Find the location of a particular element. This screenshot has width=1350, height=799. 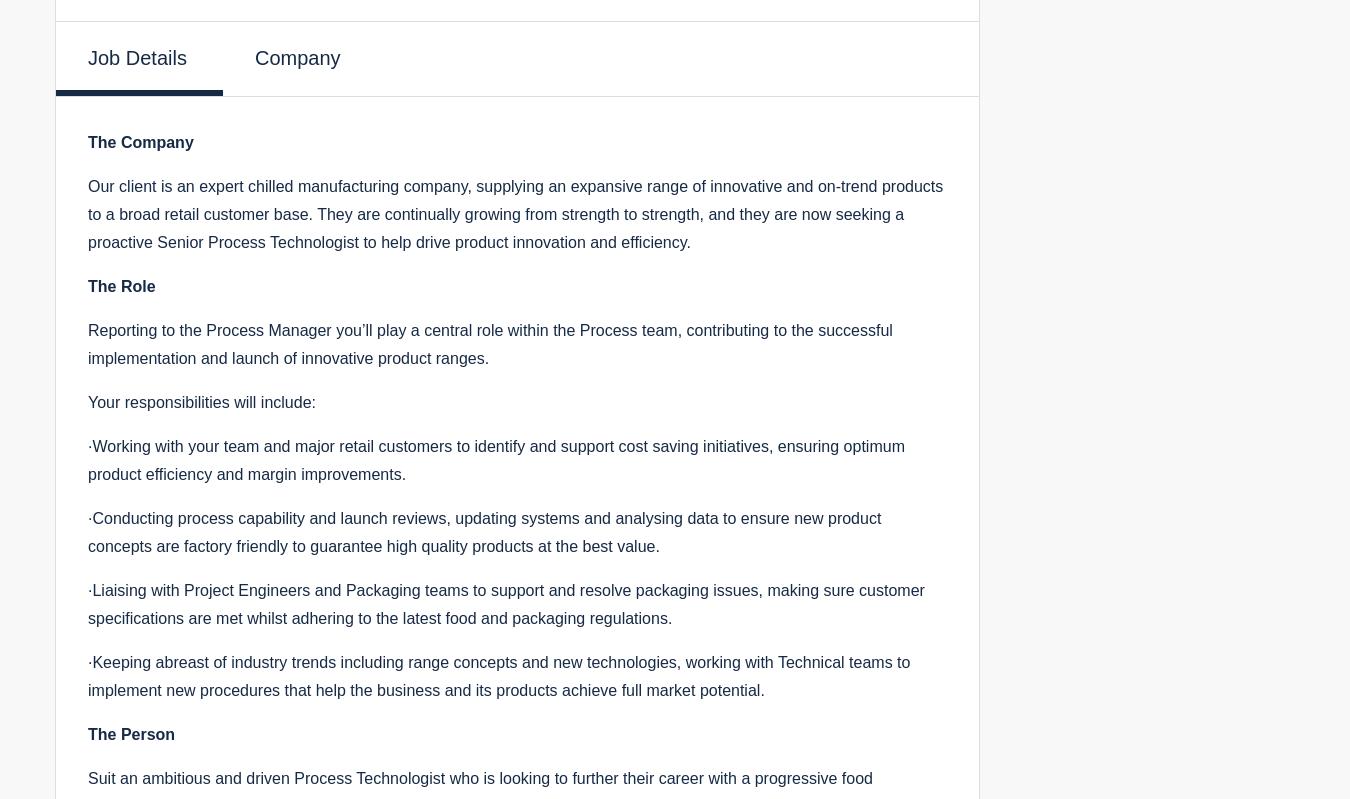

'Job Details' is located at coordinates (137, 55).